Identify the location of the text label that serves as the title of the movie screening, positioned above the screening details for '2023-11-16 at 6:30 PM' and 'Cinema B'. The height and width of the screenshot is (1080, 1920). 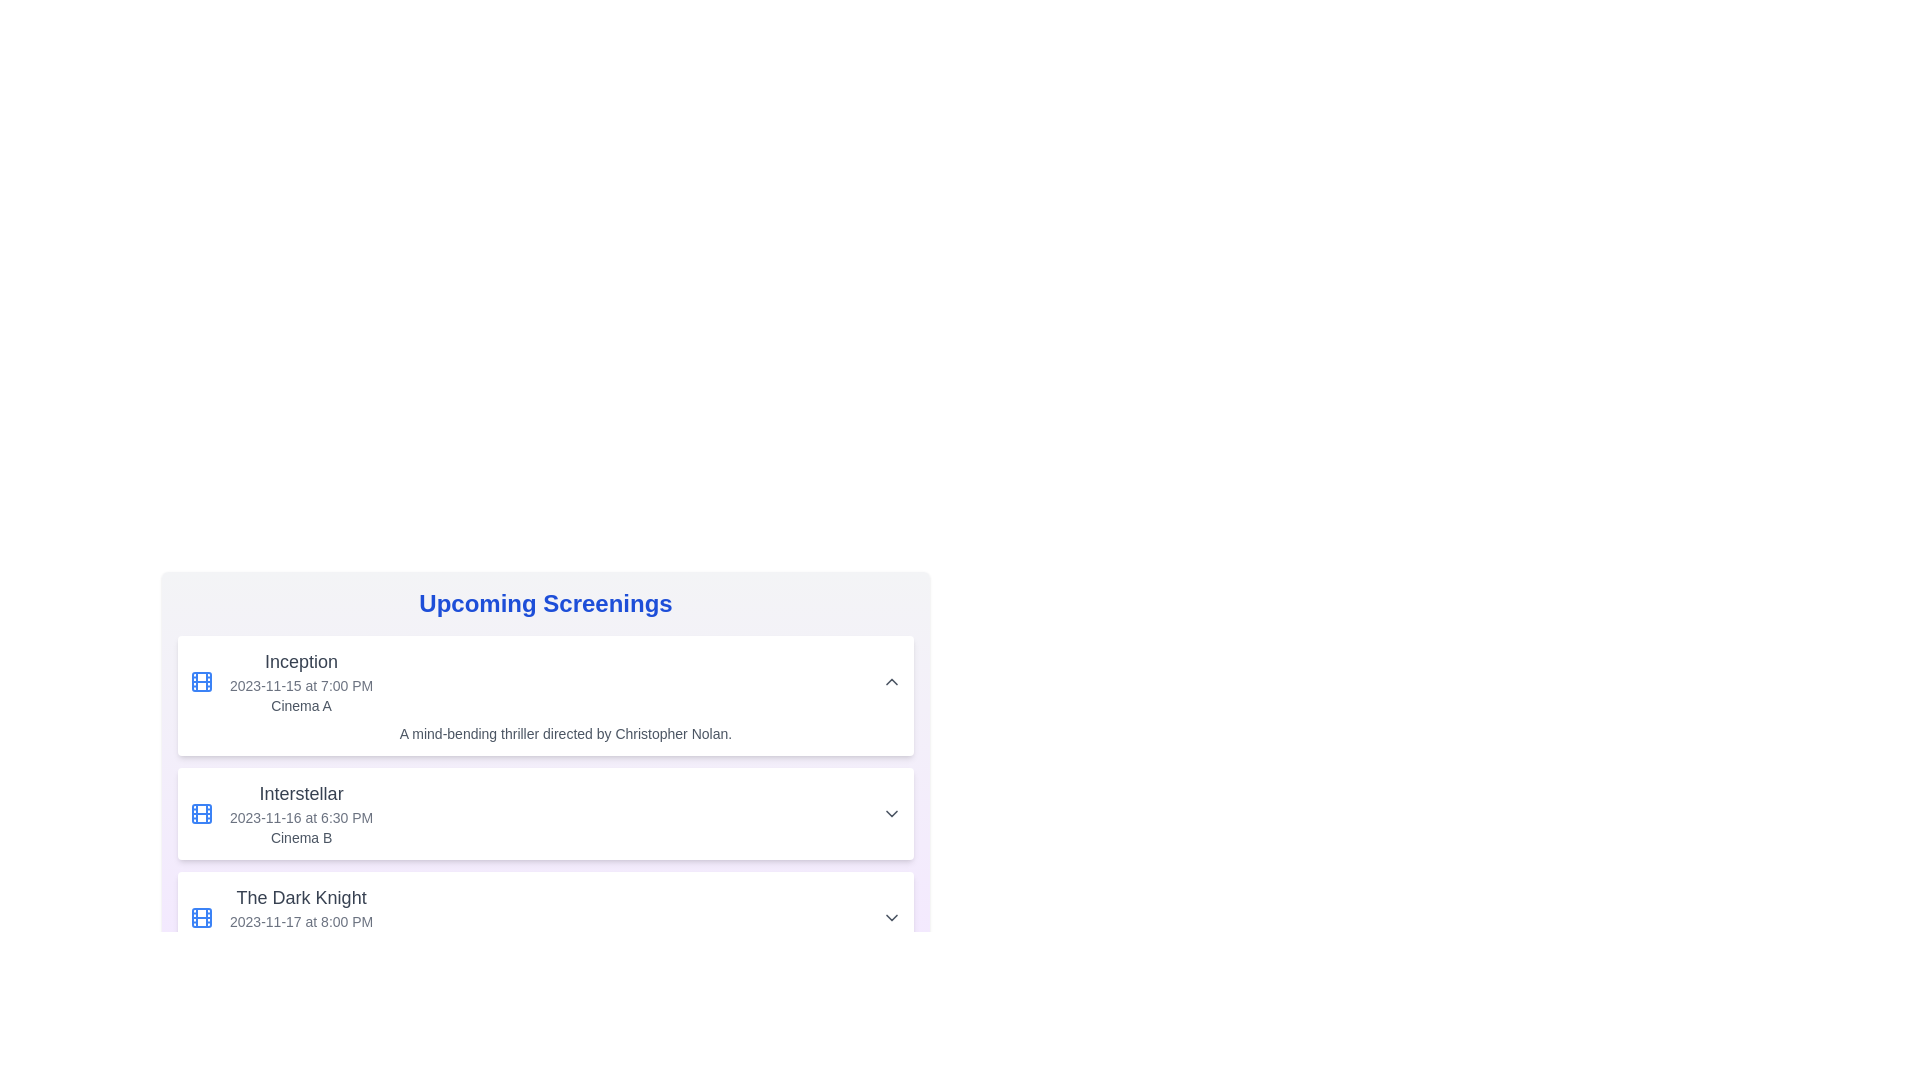
(300, 793).